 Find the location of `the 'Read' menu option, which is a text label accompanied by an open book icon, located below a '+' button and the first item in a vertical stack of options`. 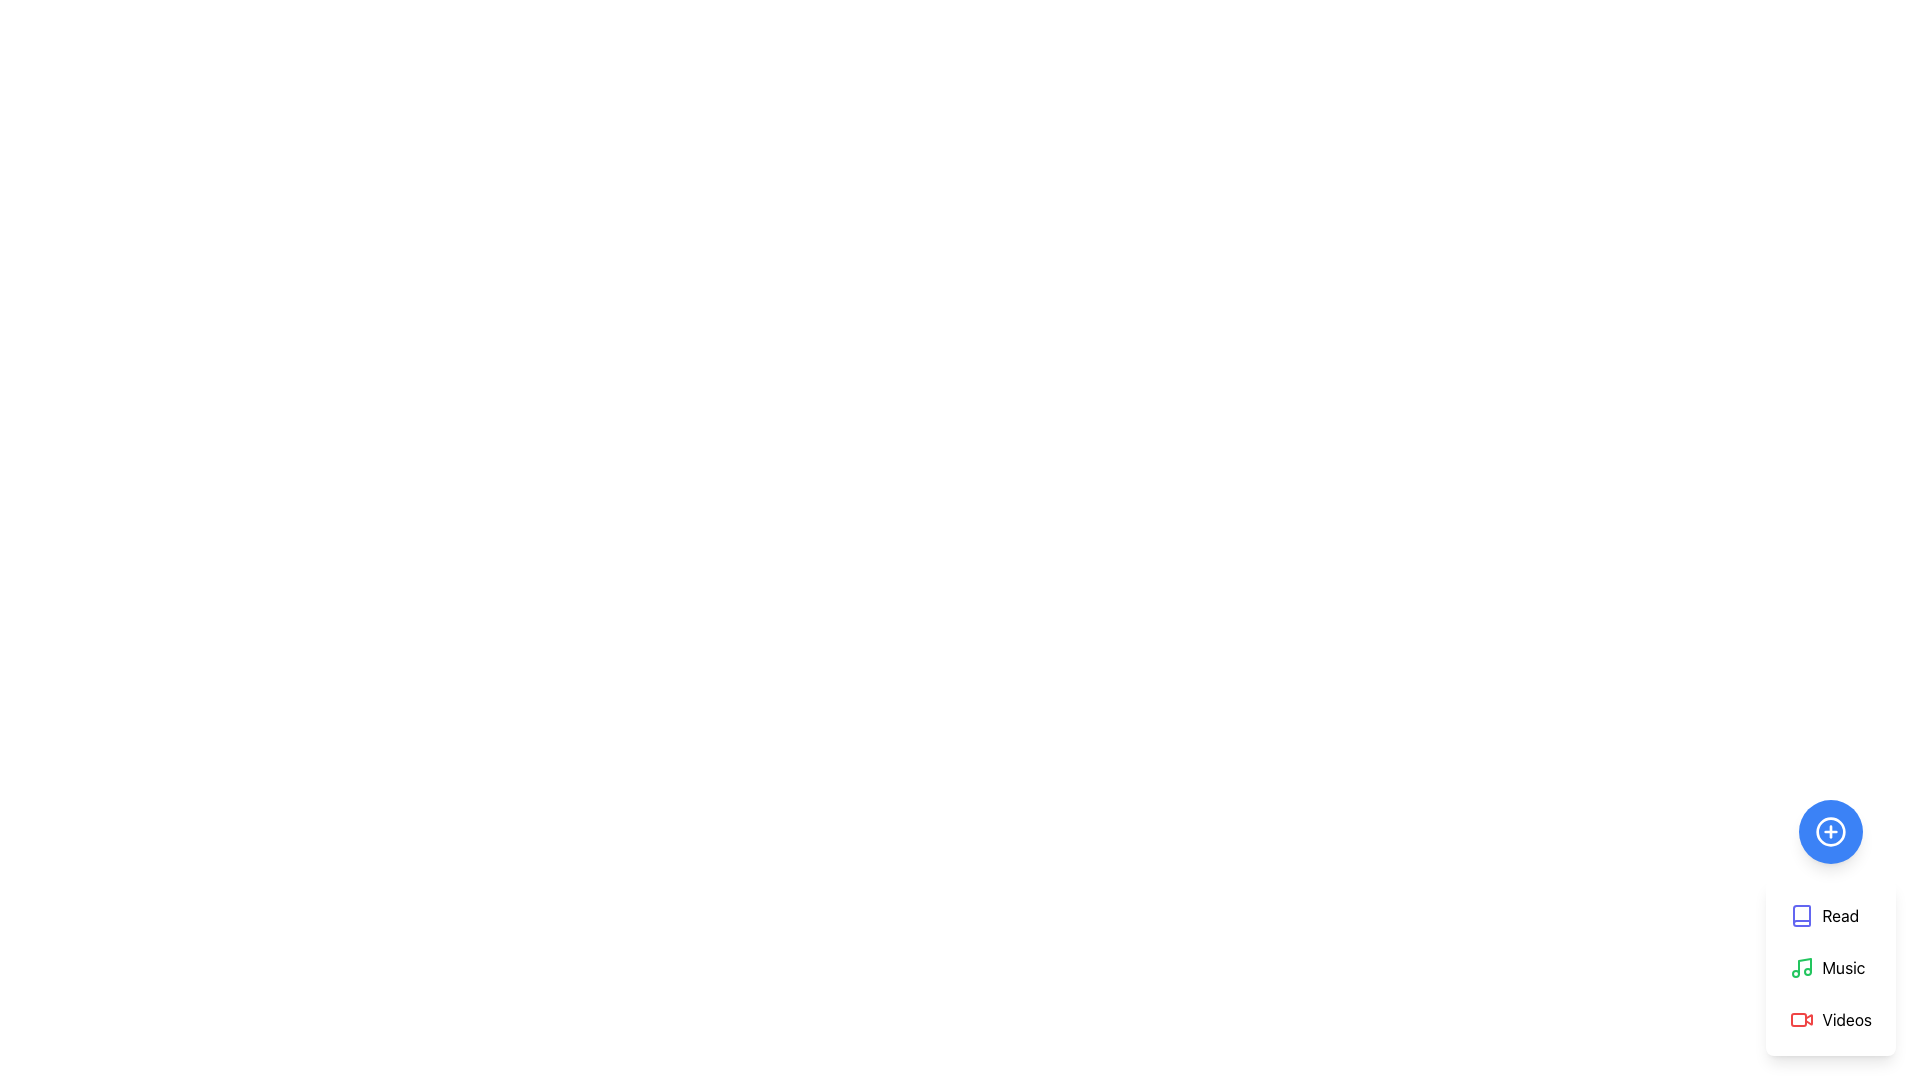

the 'Read' menu option, which is a text label accompanied by an open book icon, located below a '+' button and the first item in a vertical stack of options is located at coordinates (1831, 928).